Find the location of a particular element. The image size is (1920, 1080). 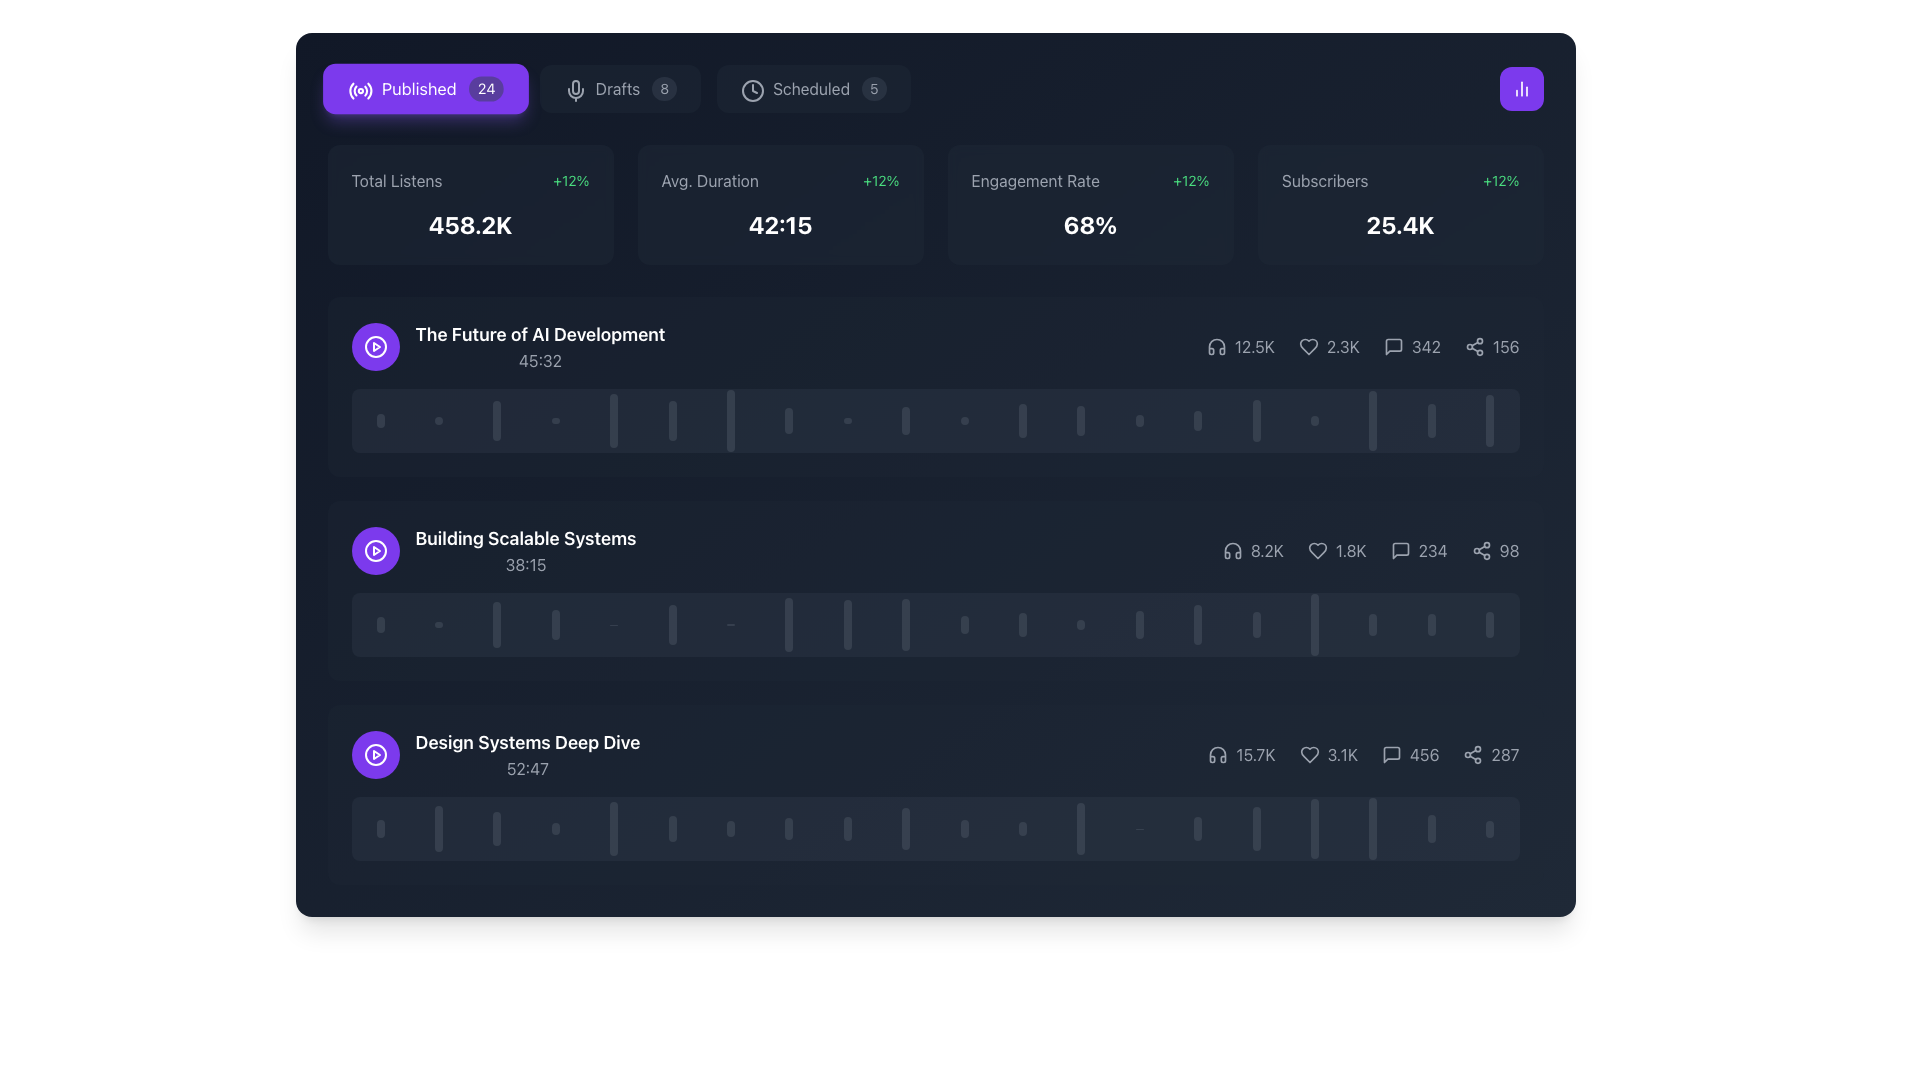

the color of the text component displaying '+12%' in green, positioned to the right of 'Engagement Rate' in the summary stats section is located at coordinates (1191, 181).